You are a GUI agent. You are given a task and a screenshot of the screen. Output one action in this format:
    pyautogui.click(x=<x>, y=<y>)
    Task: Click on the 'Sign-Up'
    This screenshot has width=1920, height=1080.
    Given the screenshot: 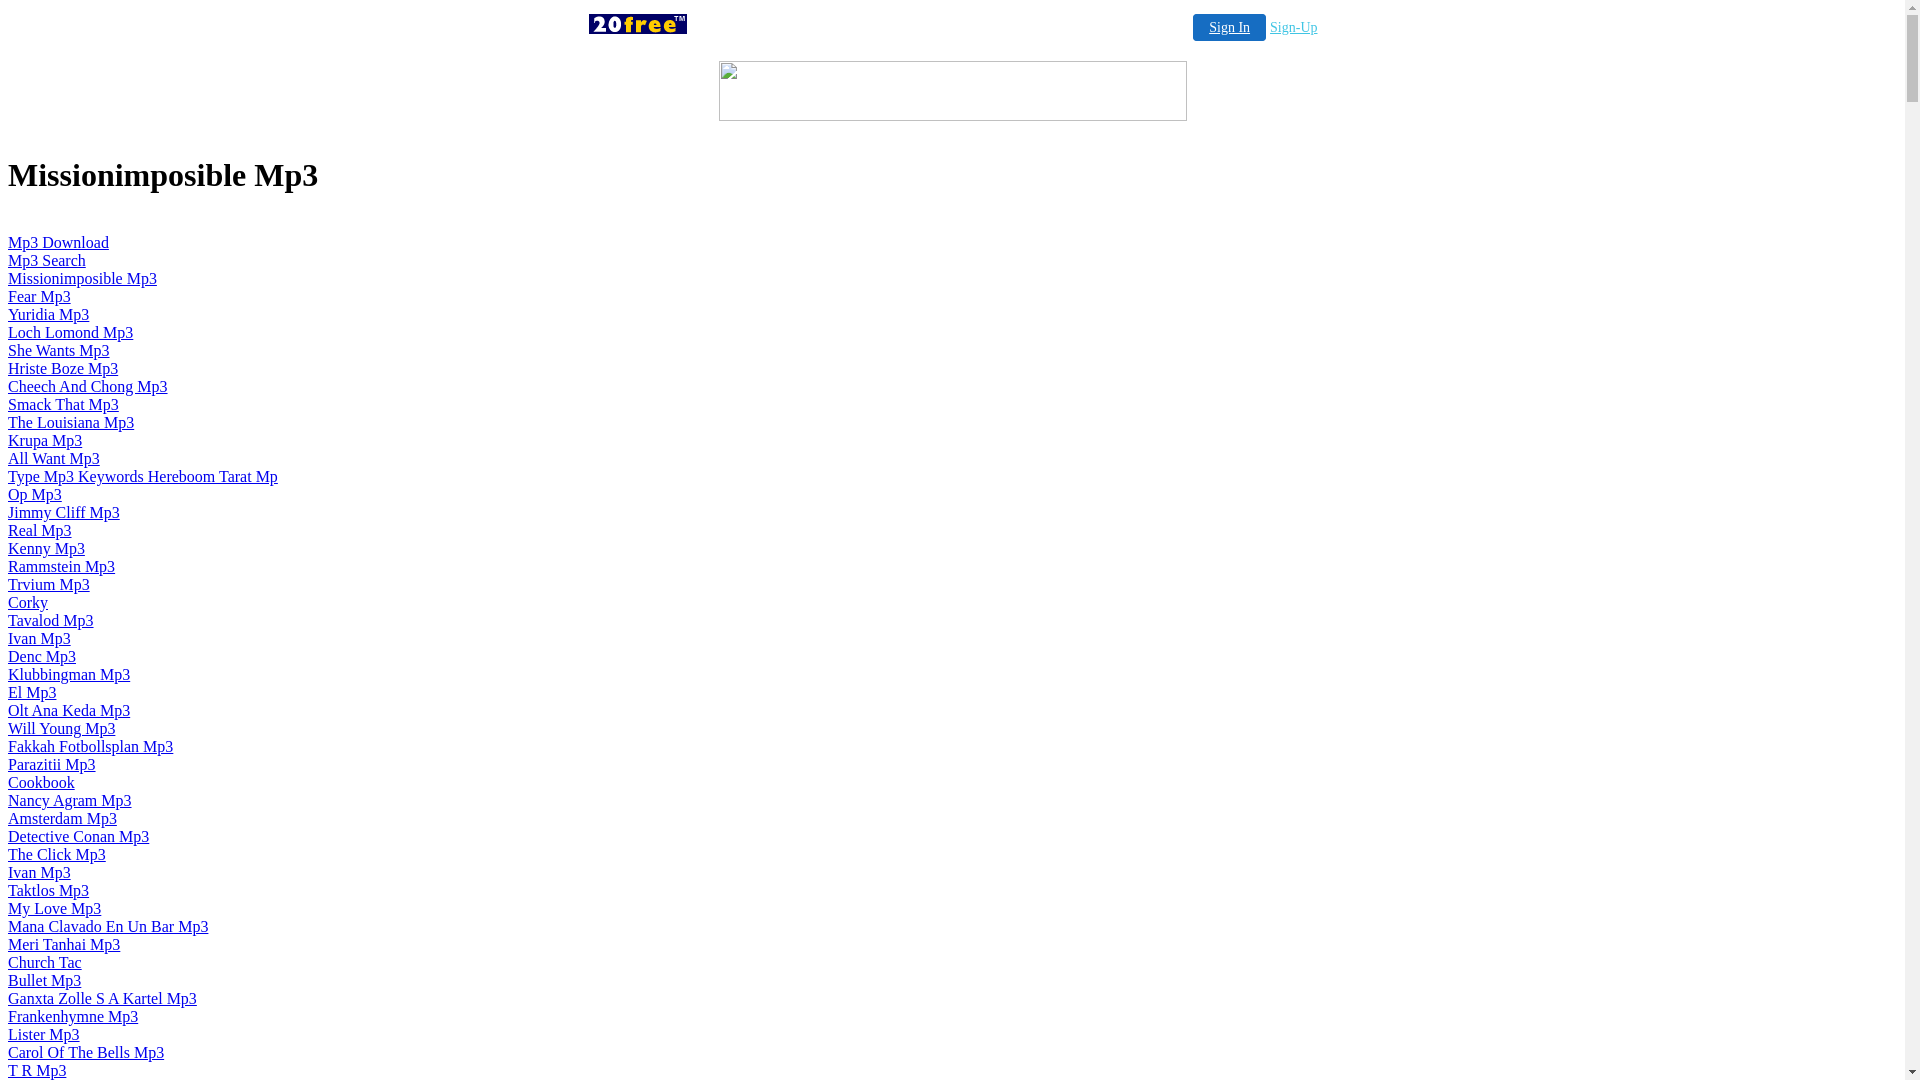 What is the action you would take?
    pyautogui.click(x=1269, y=27)
    